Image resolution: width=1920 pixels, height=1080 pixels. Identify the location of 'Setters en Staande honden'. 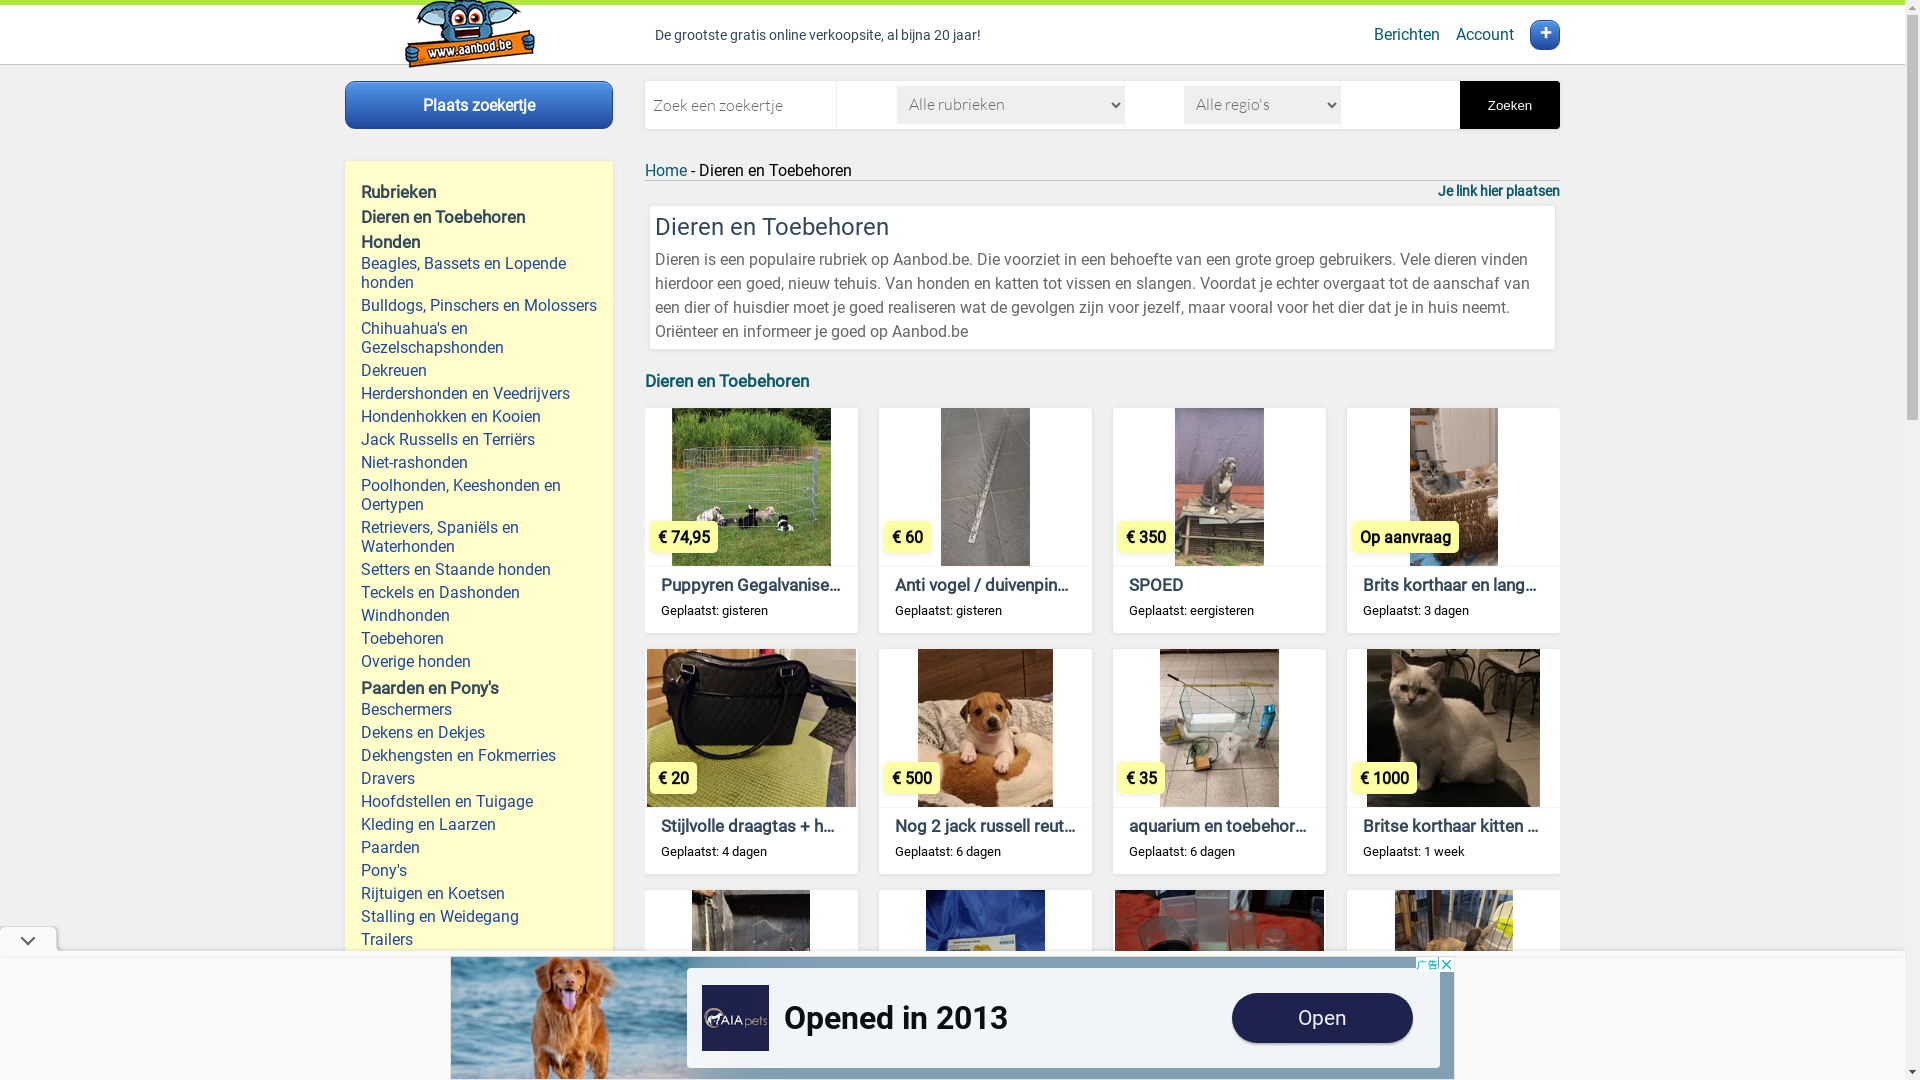
(478, 569).